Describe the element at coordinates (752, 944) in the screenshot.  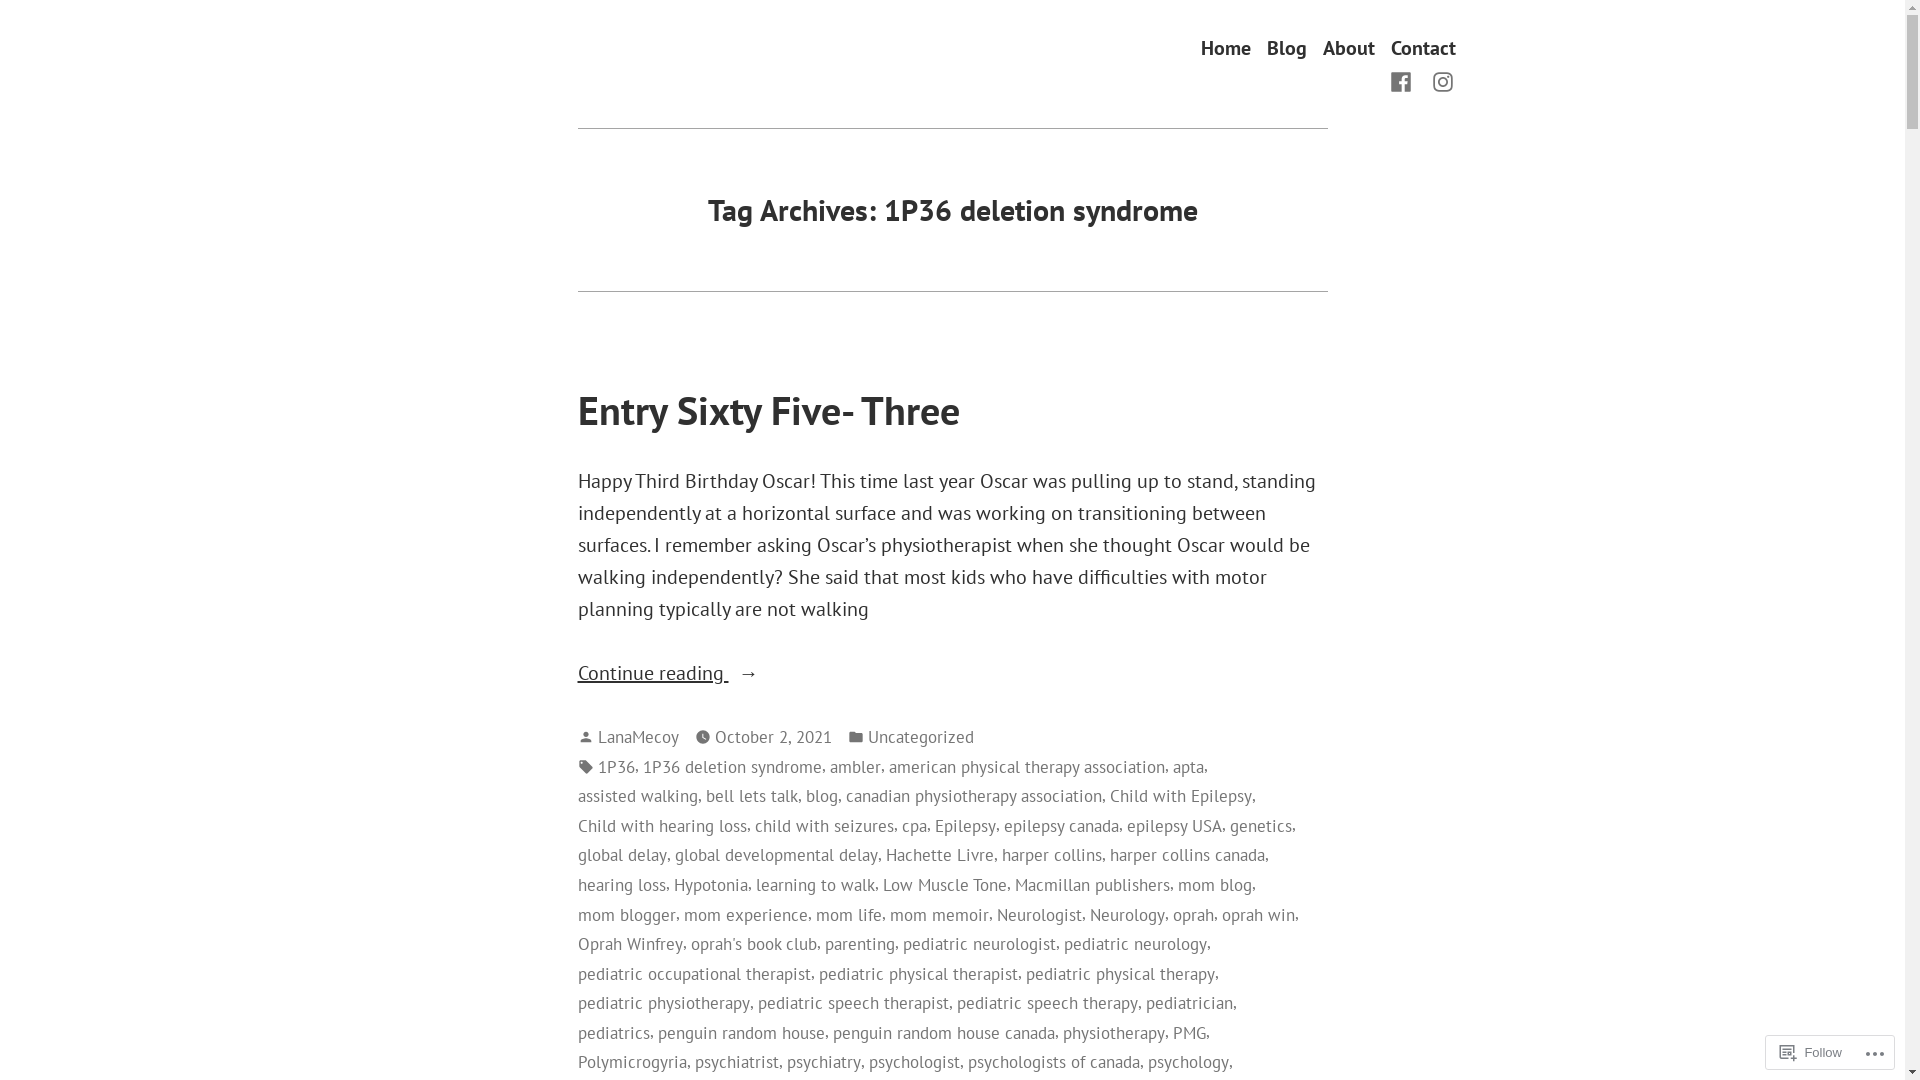
I see `'oprah's book club'` at that location.